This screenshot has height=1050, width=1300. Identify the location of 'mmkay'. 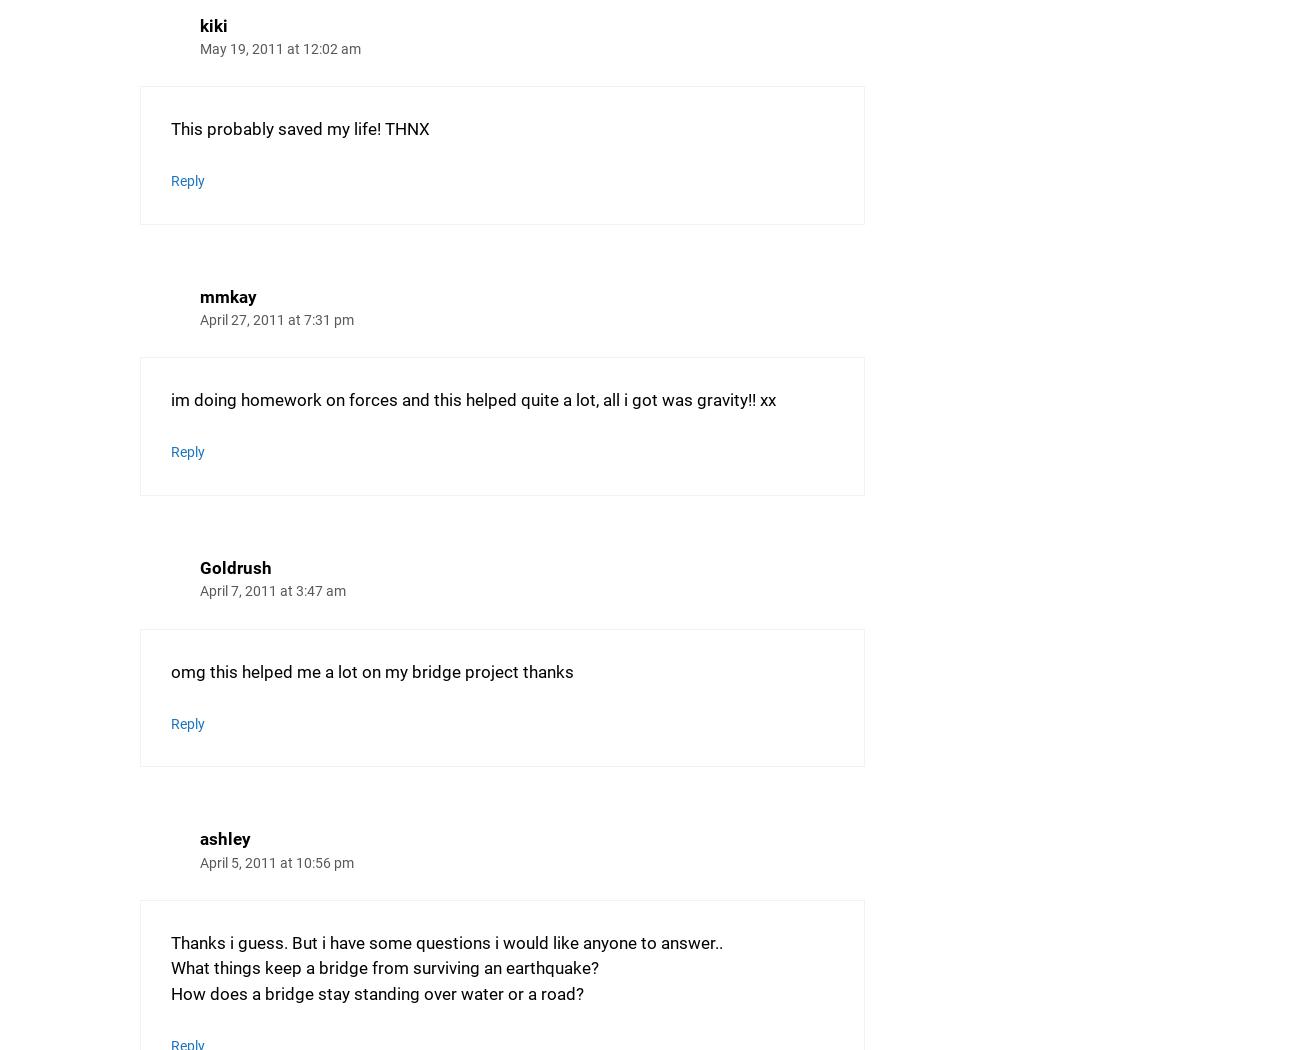
(227, 294).